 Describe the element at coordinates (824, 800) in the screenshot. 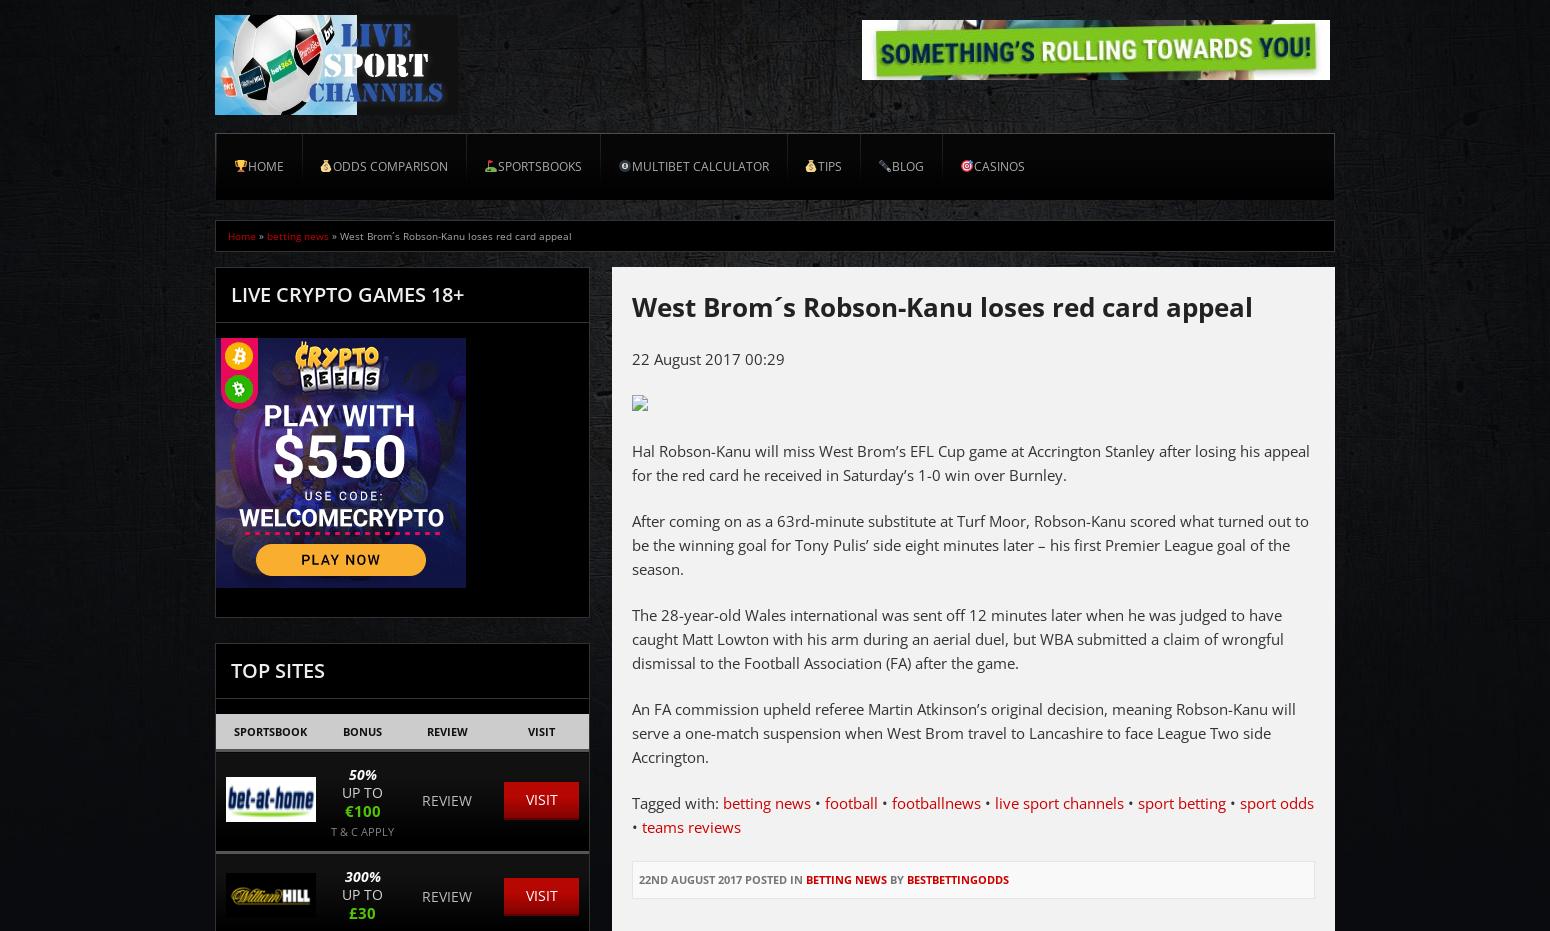

I see `'football'` at that location.